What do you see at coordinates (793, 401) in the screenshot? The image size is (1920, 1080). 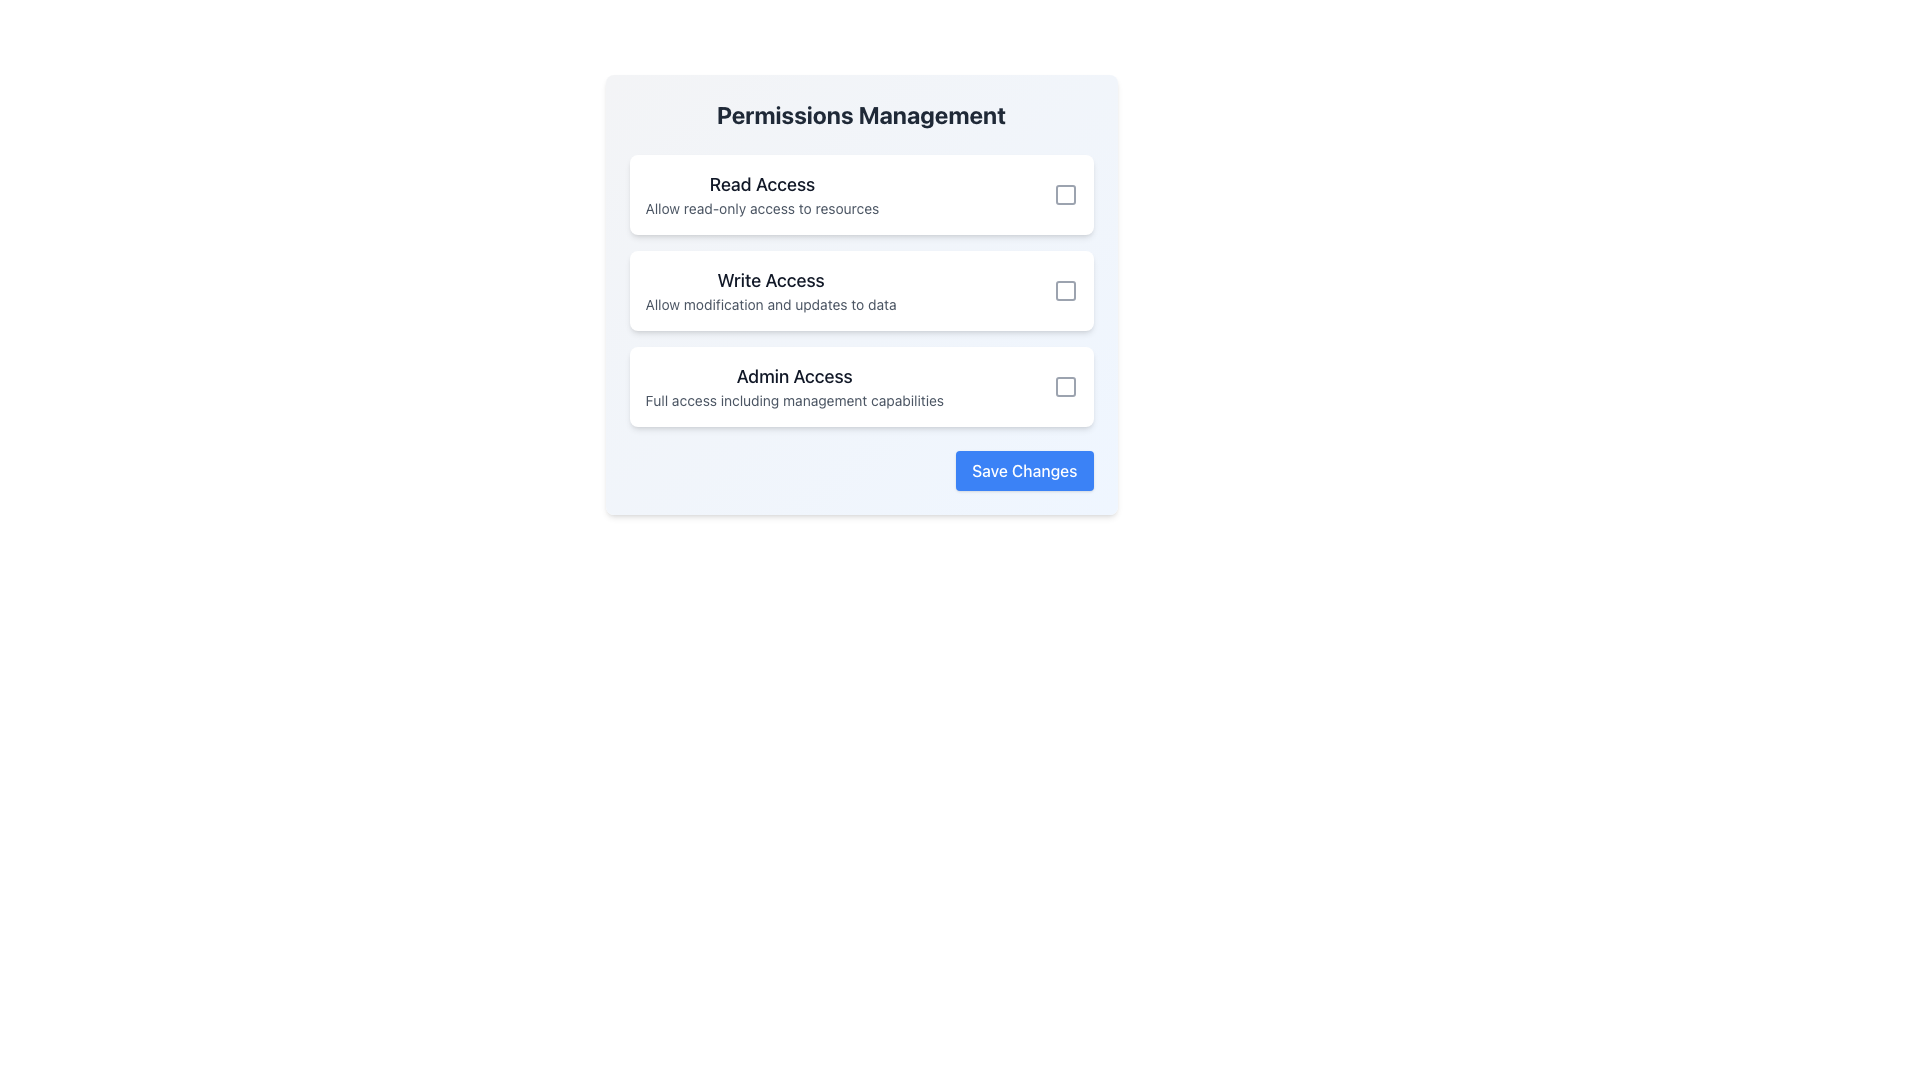 I see `the descriptive text element that reads 'Full access including management capabilities', which is located directly beneath the 'Admin Access' title in the permissions management interface` at bounding box center [793, 401].